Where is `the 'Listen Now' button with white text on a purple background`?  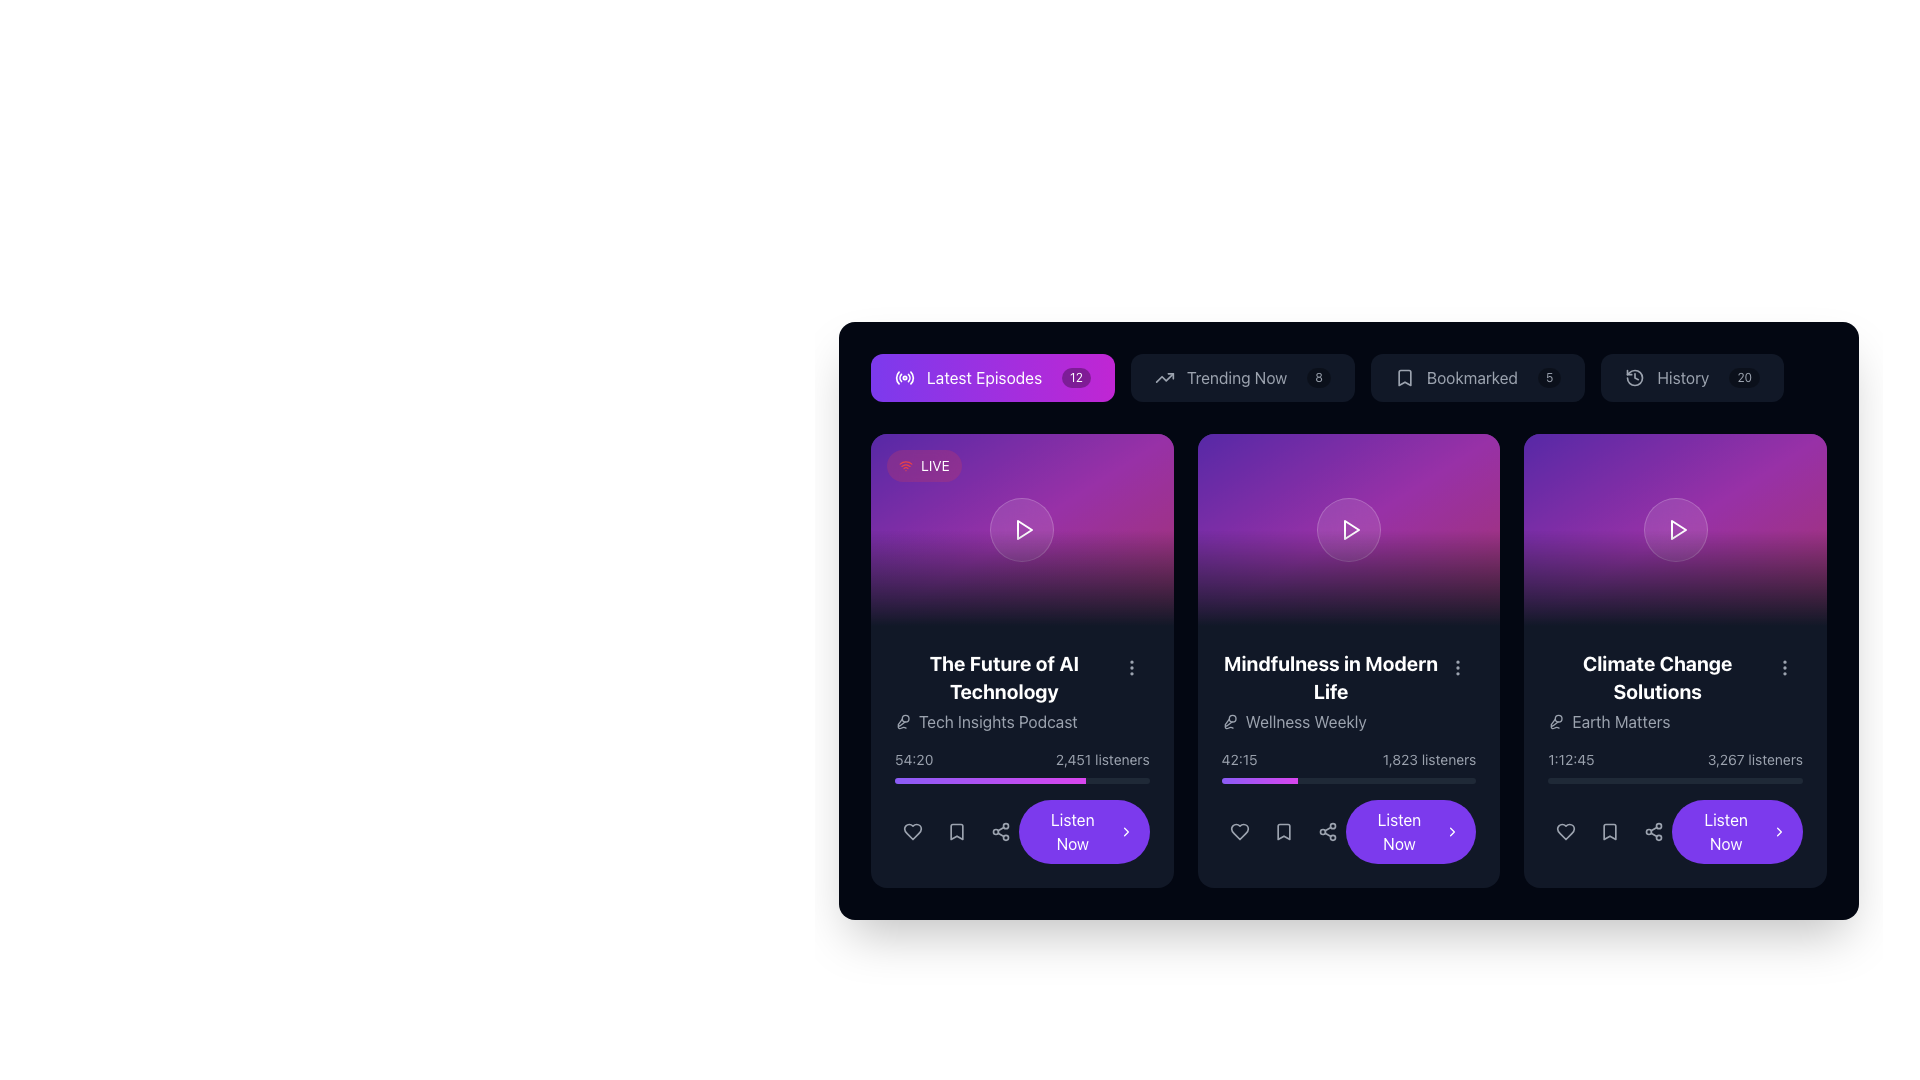 the 'Listen Now' button with white text on a purple background is located at coordinates (1022, 832).